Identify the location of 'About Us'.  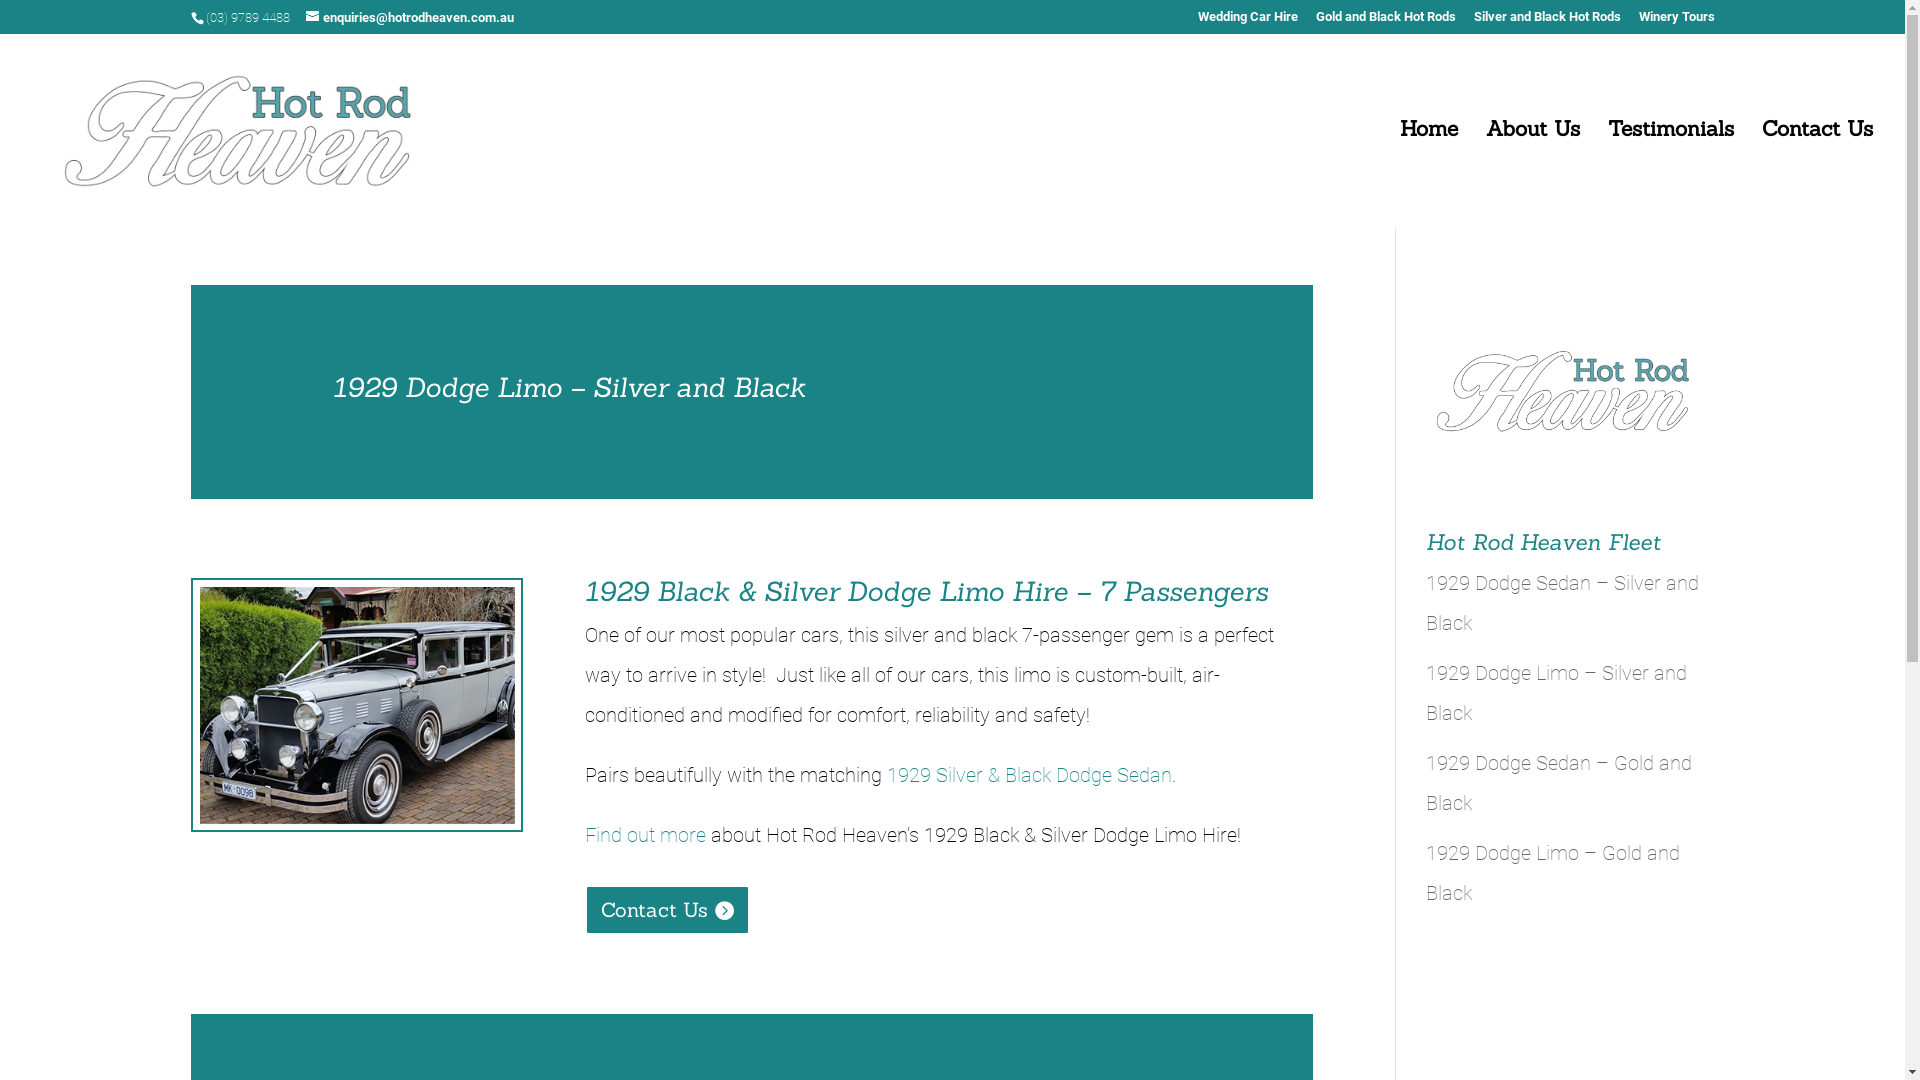
(1531, 172).